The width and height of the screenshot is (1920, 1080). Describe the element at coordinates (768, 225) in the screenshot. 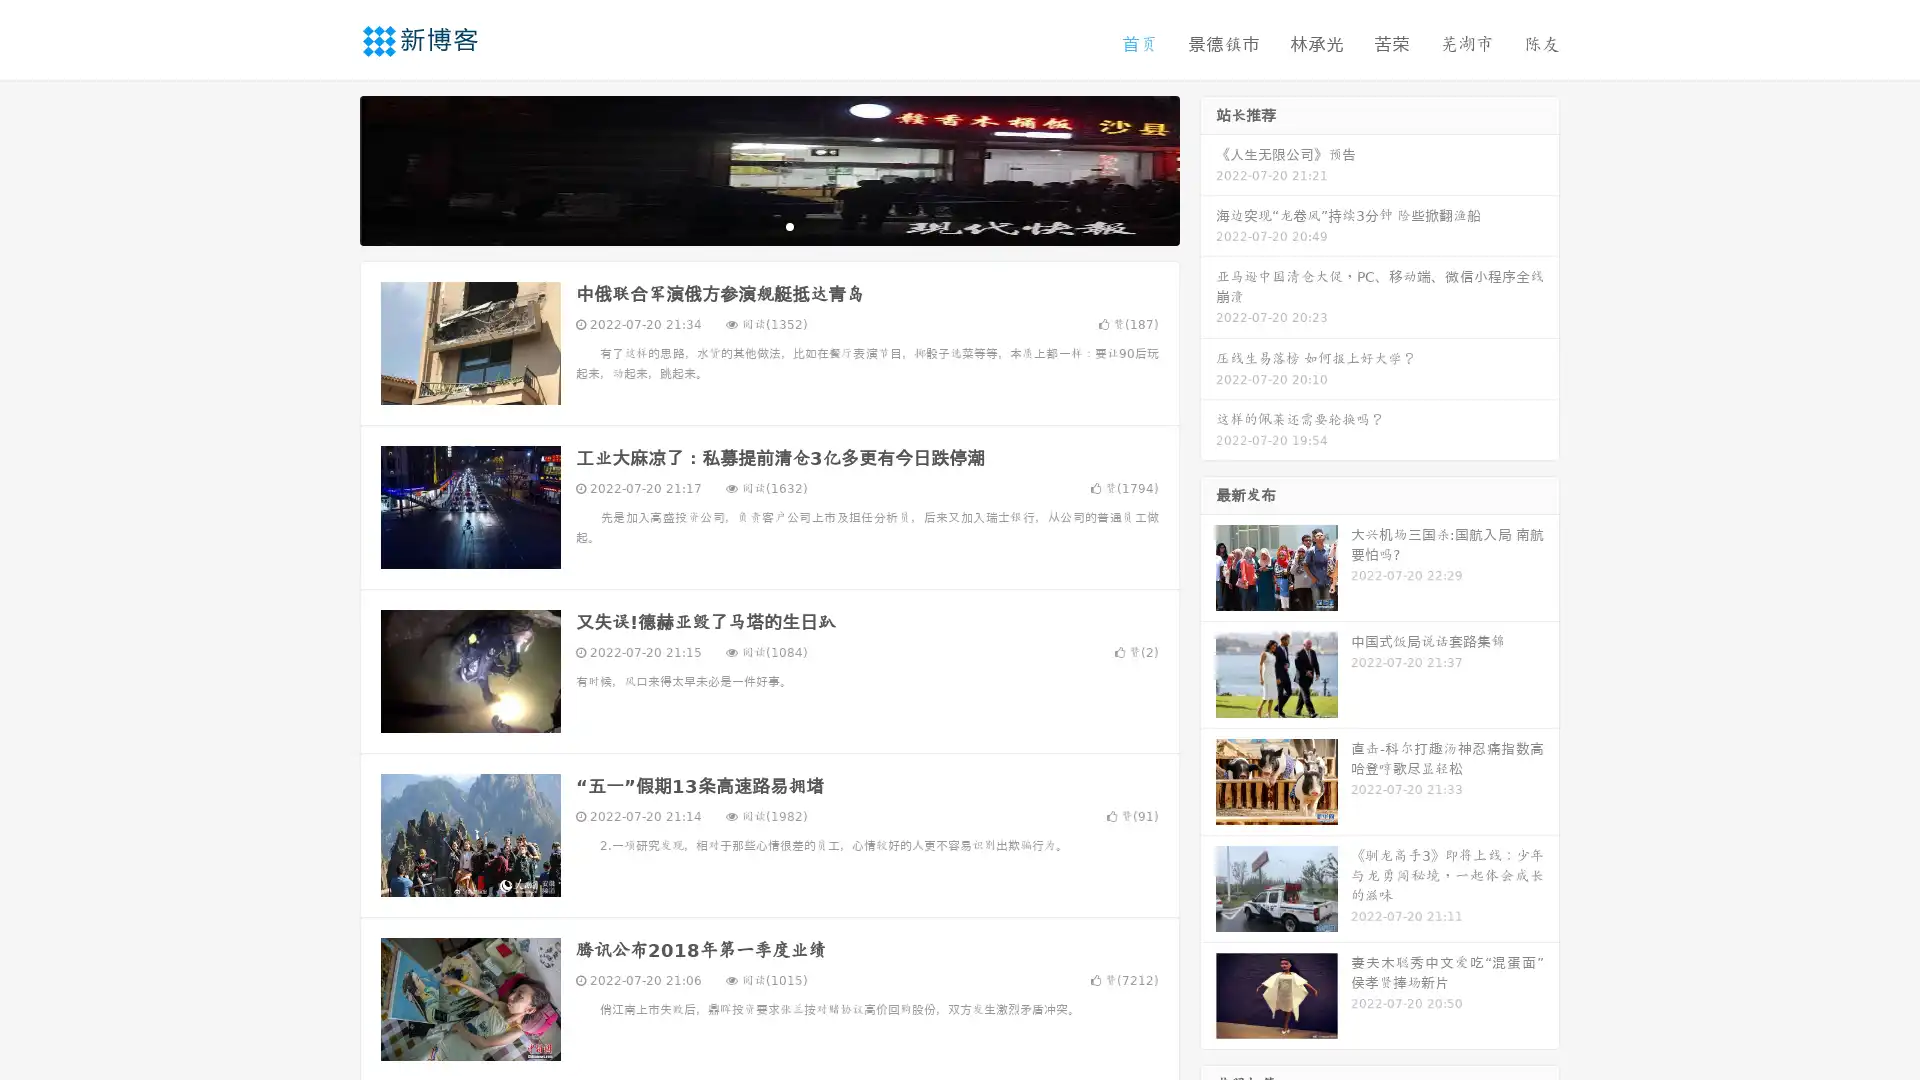

I see `Go to slide 2` at that location.